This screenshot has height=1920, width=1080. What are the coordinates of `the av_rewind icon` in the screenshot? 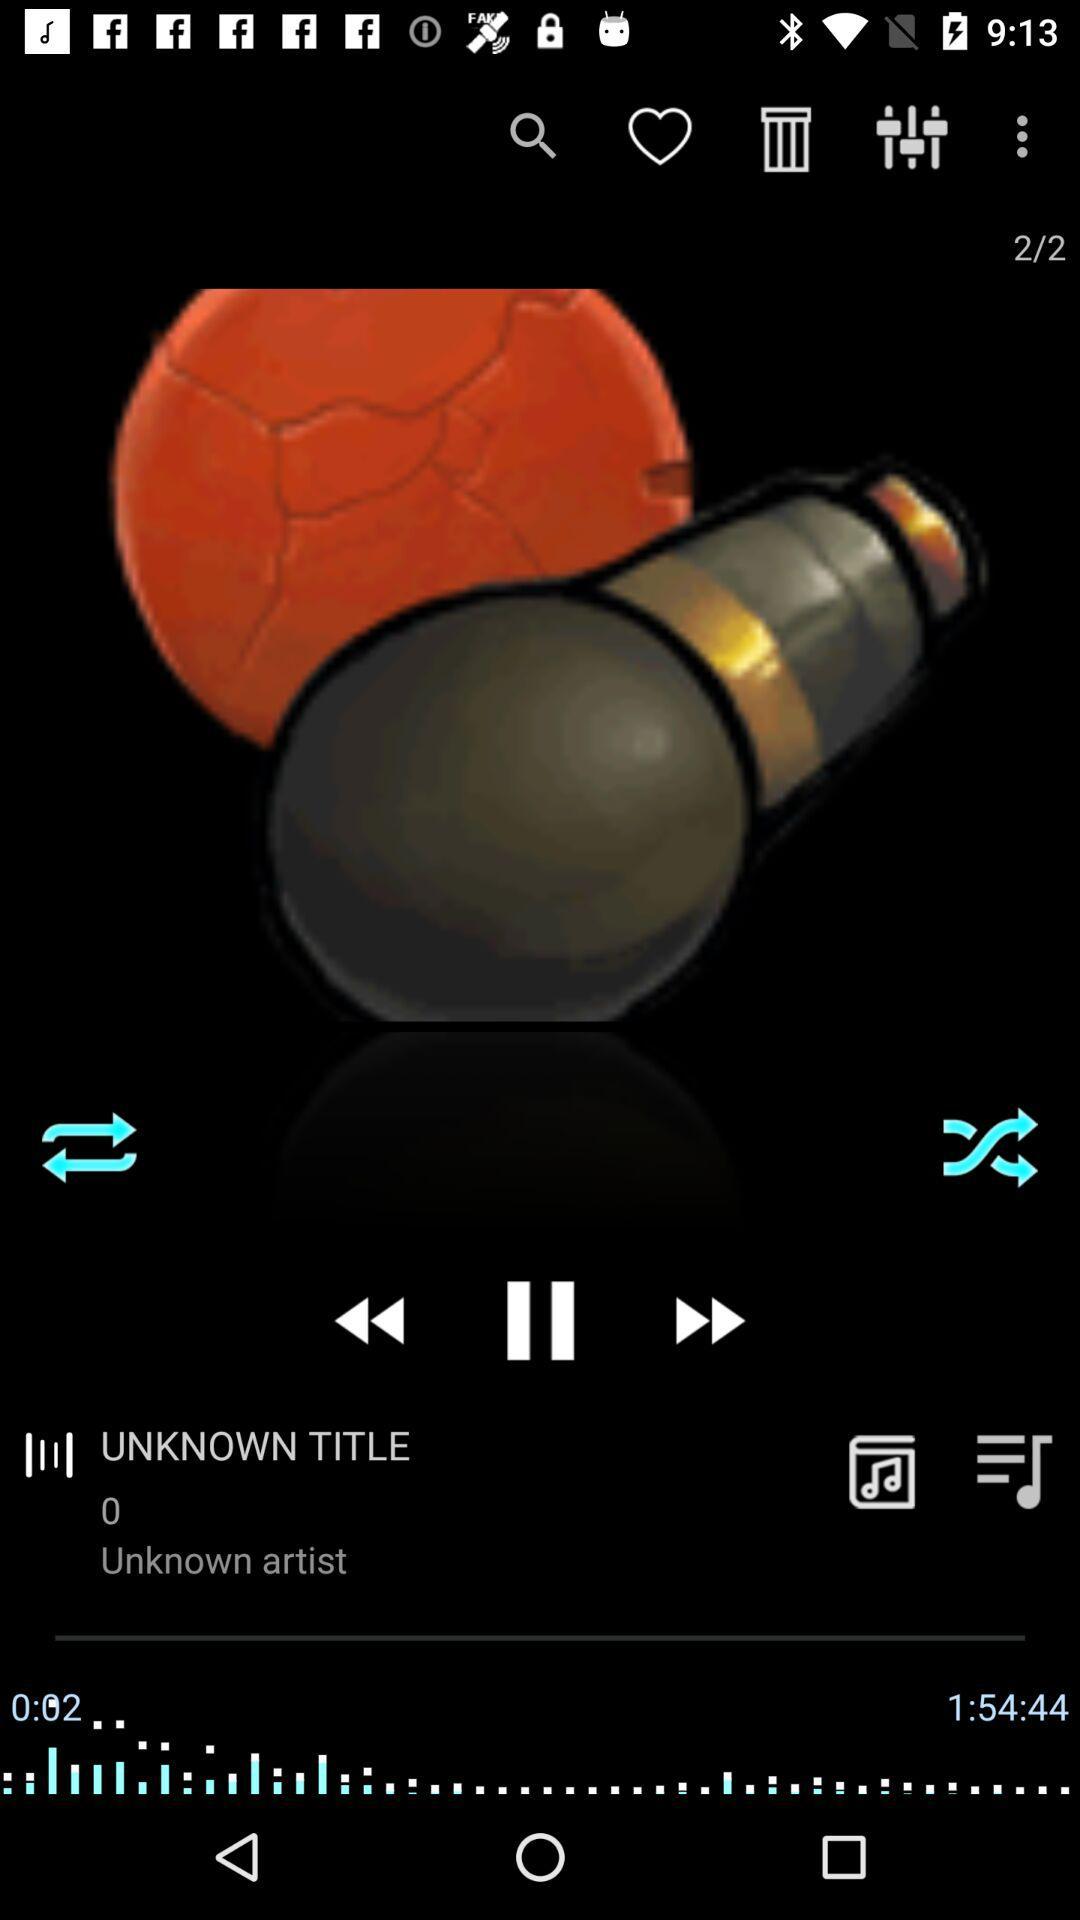 It's located at (371, 1320).